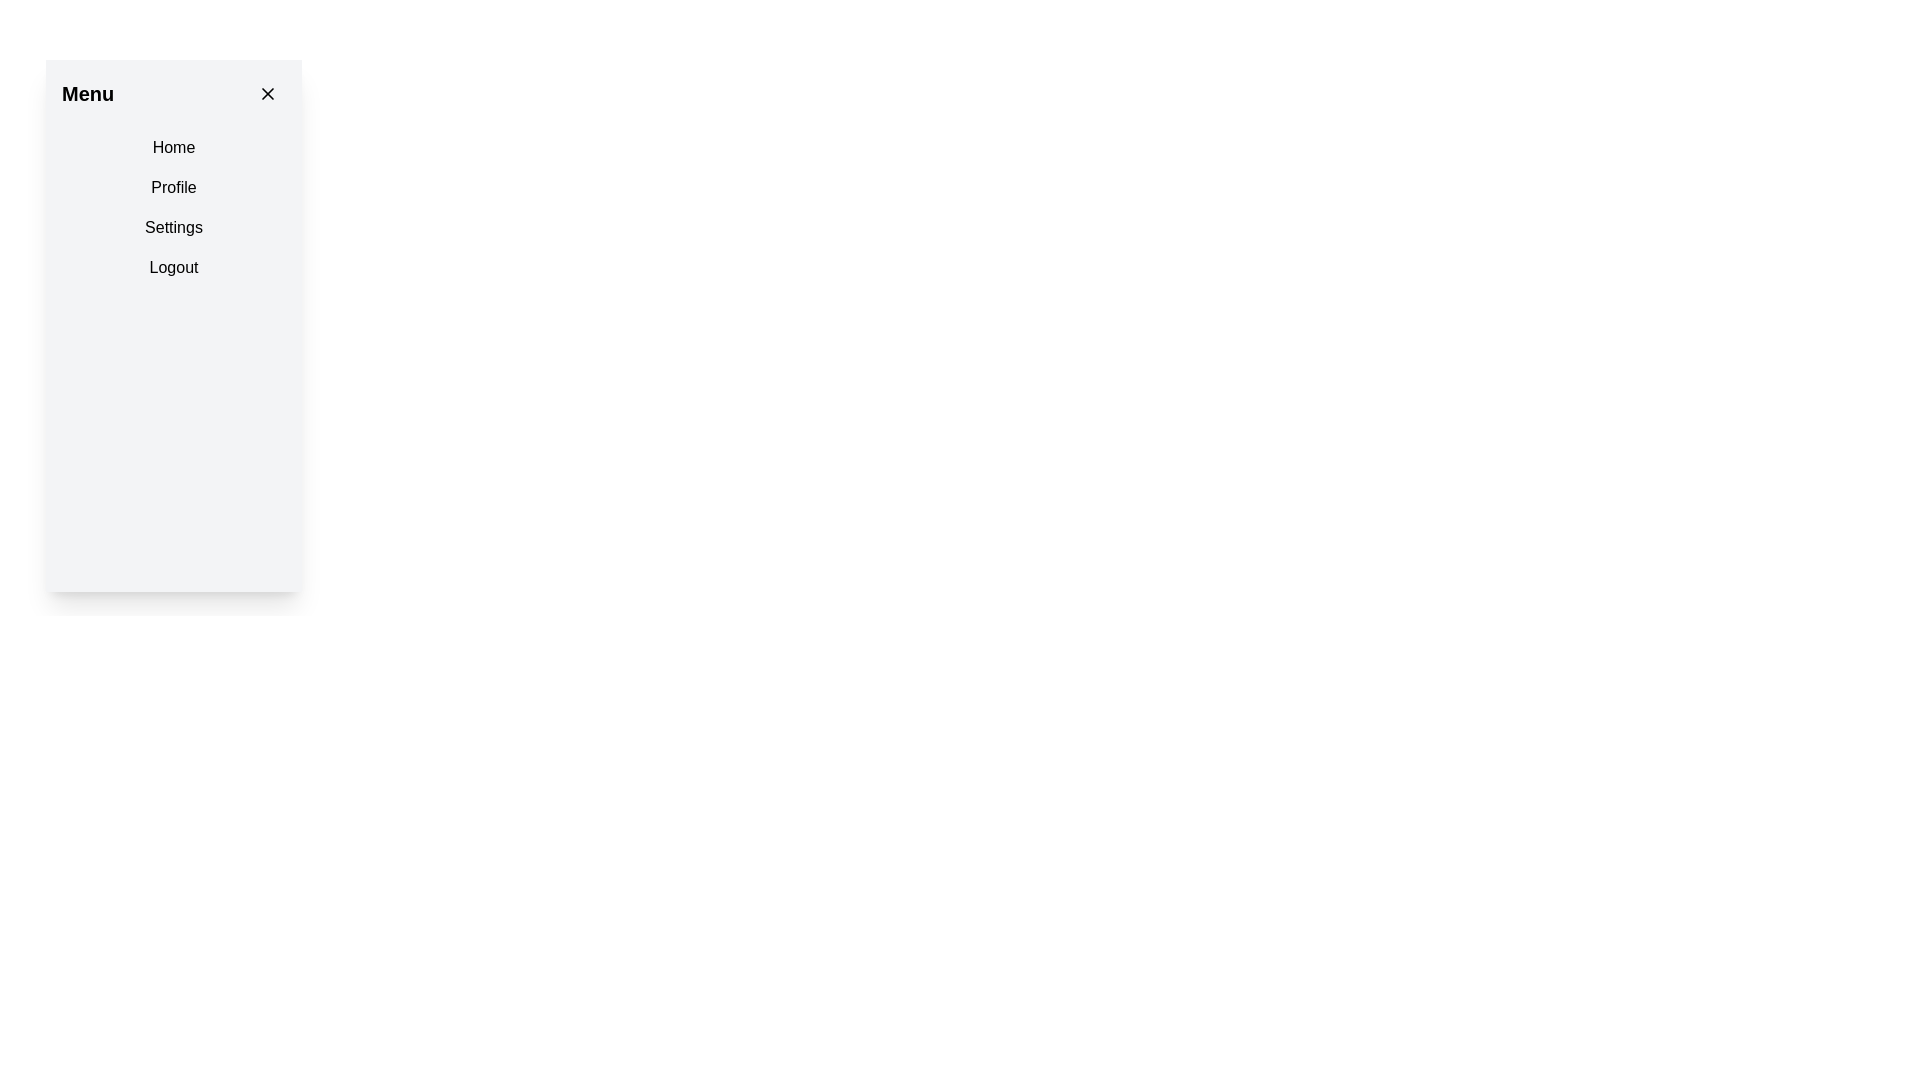 This screenshot has width=1920, height=1080. What do you see at coordinates (173, 226) in the screenshot?
I see `the 'Settings' button with padding and rounded corners in the vertical menu` at bounding box center [173, 226].